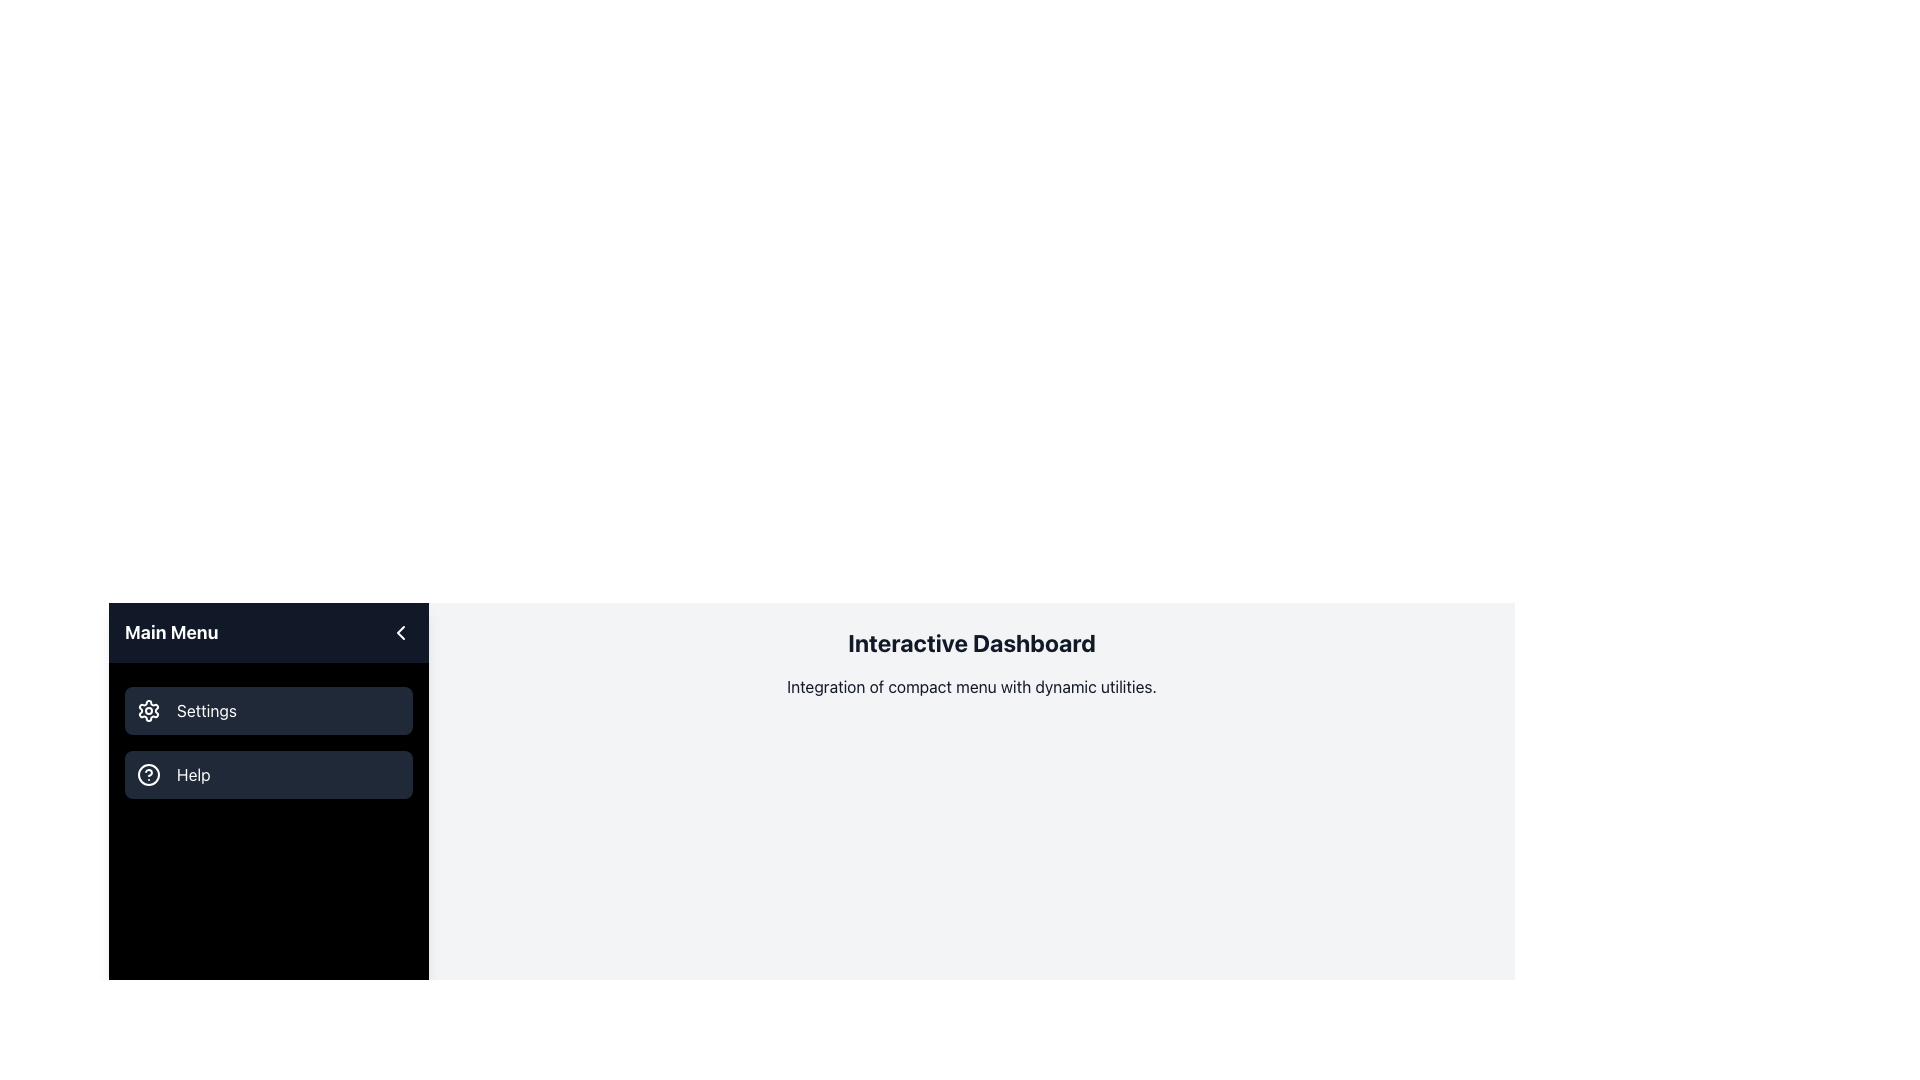 The image size is (1920, 1080). I want to click on the bold 'Main Menu' text label located at the top-left of the sidebar layout, styled with a dark background, so click(171, 632).